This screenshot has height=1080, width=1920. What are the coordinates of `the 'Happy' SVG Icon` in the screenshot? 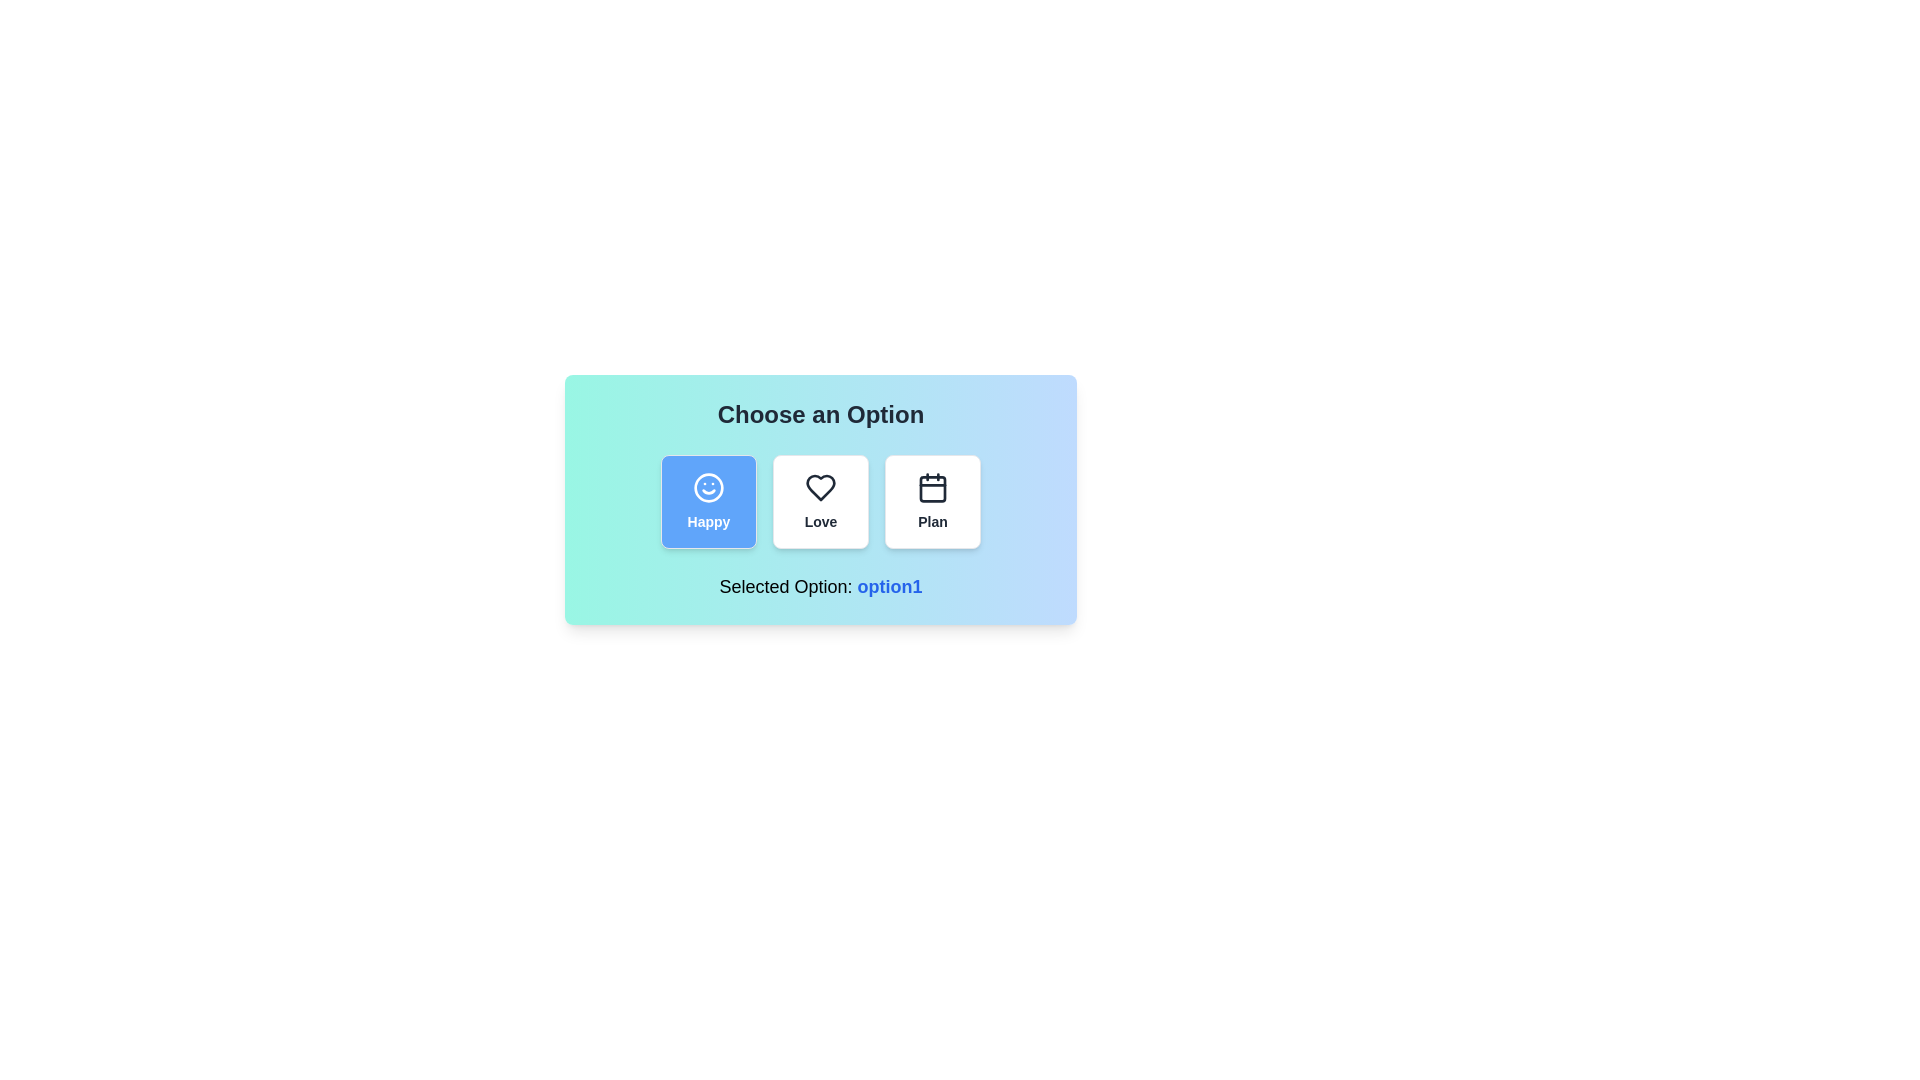 It's located at (709, 488).